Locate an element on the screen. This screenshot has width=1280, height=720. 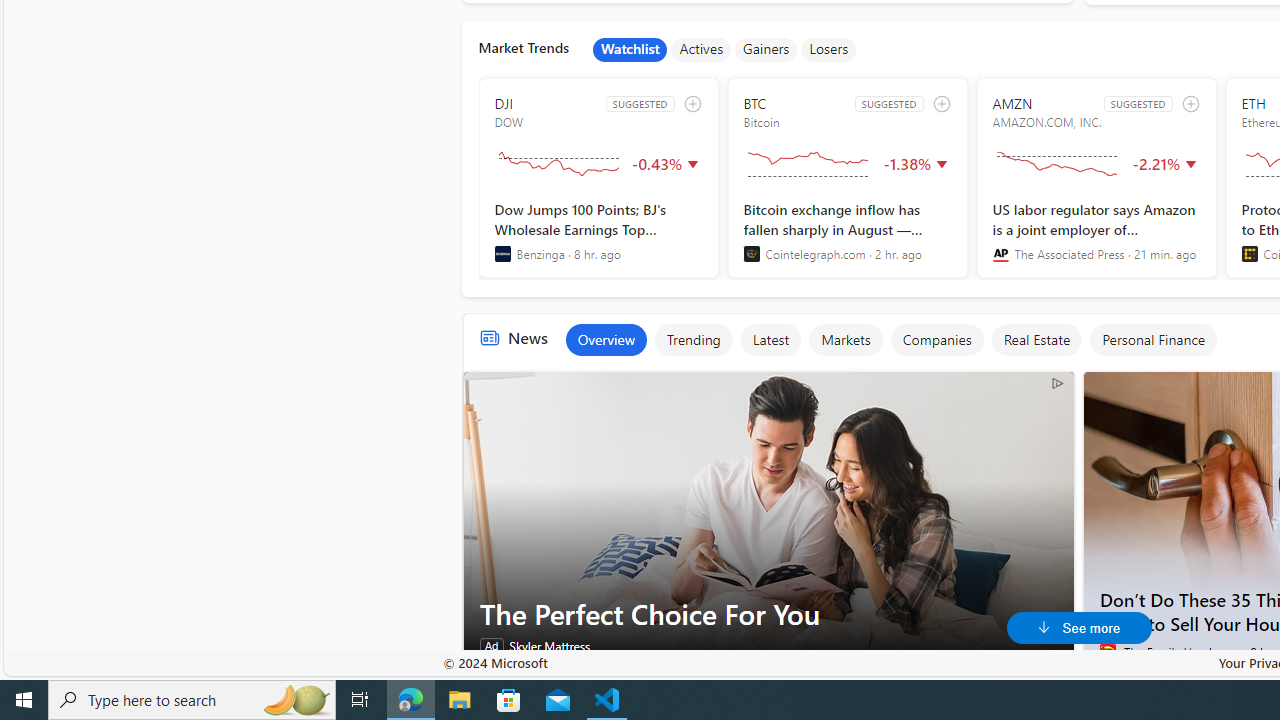
'Personal Finance' is located at coordinates (1153, 338).